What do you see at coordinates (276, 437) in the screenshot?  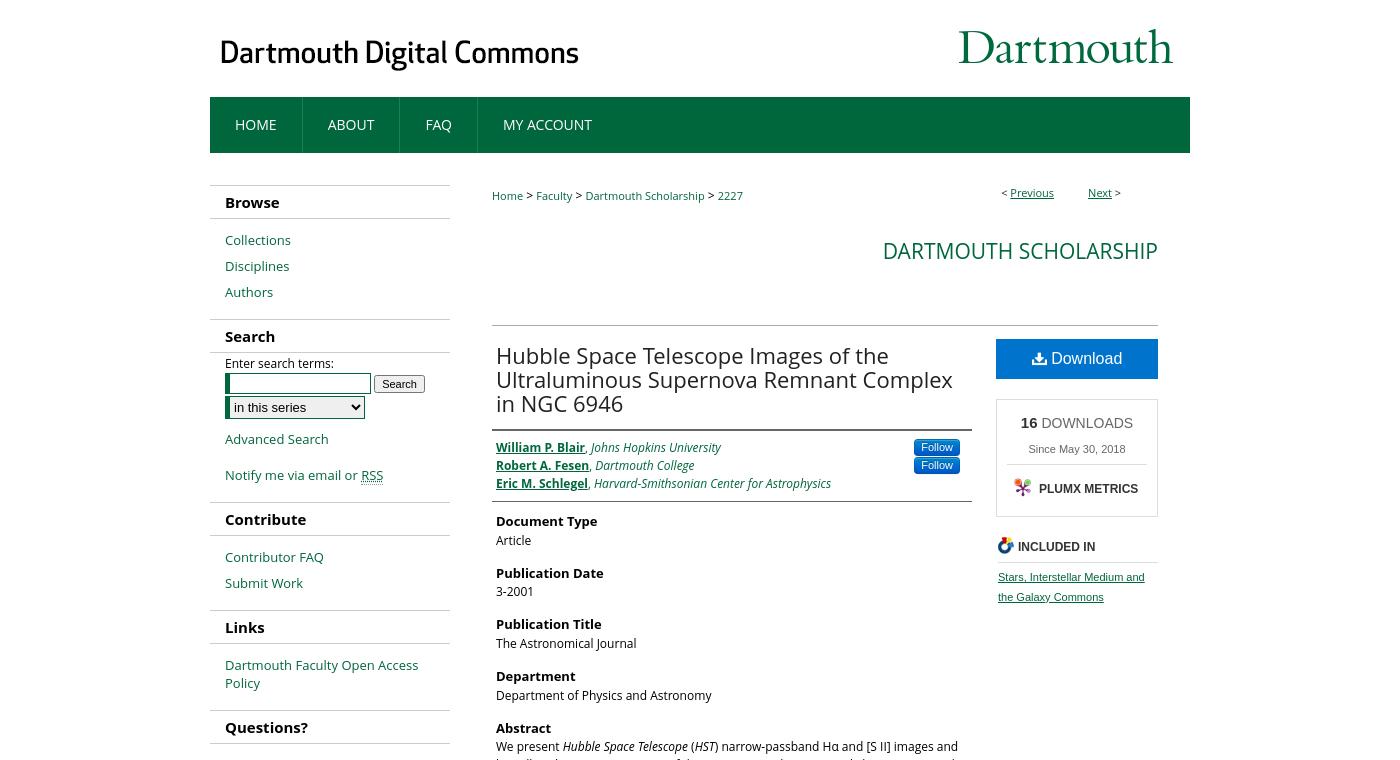 I see `'Advanced Search'` at bounding box center [276, 437].